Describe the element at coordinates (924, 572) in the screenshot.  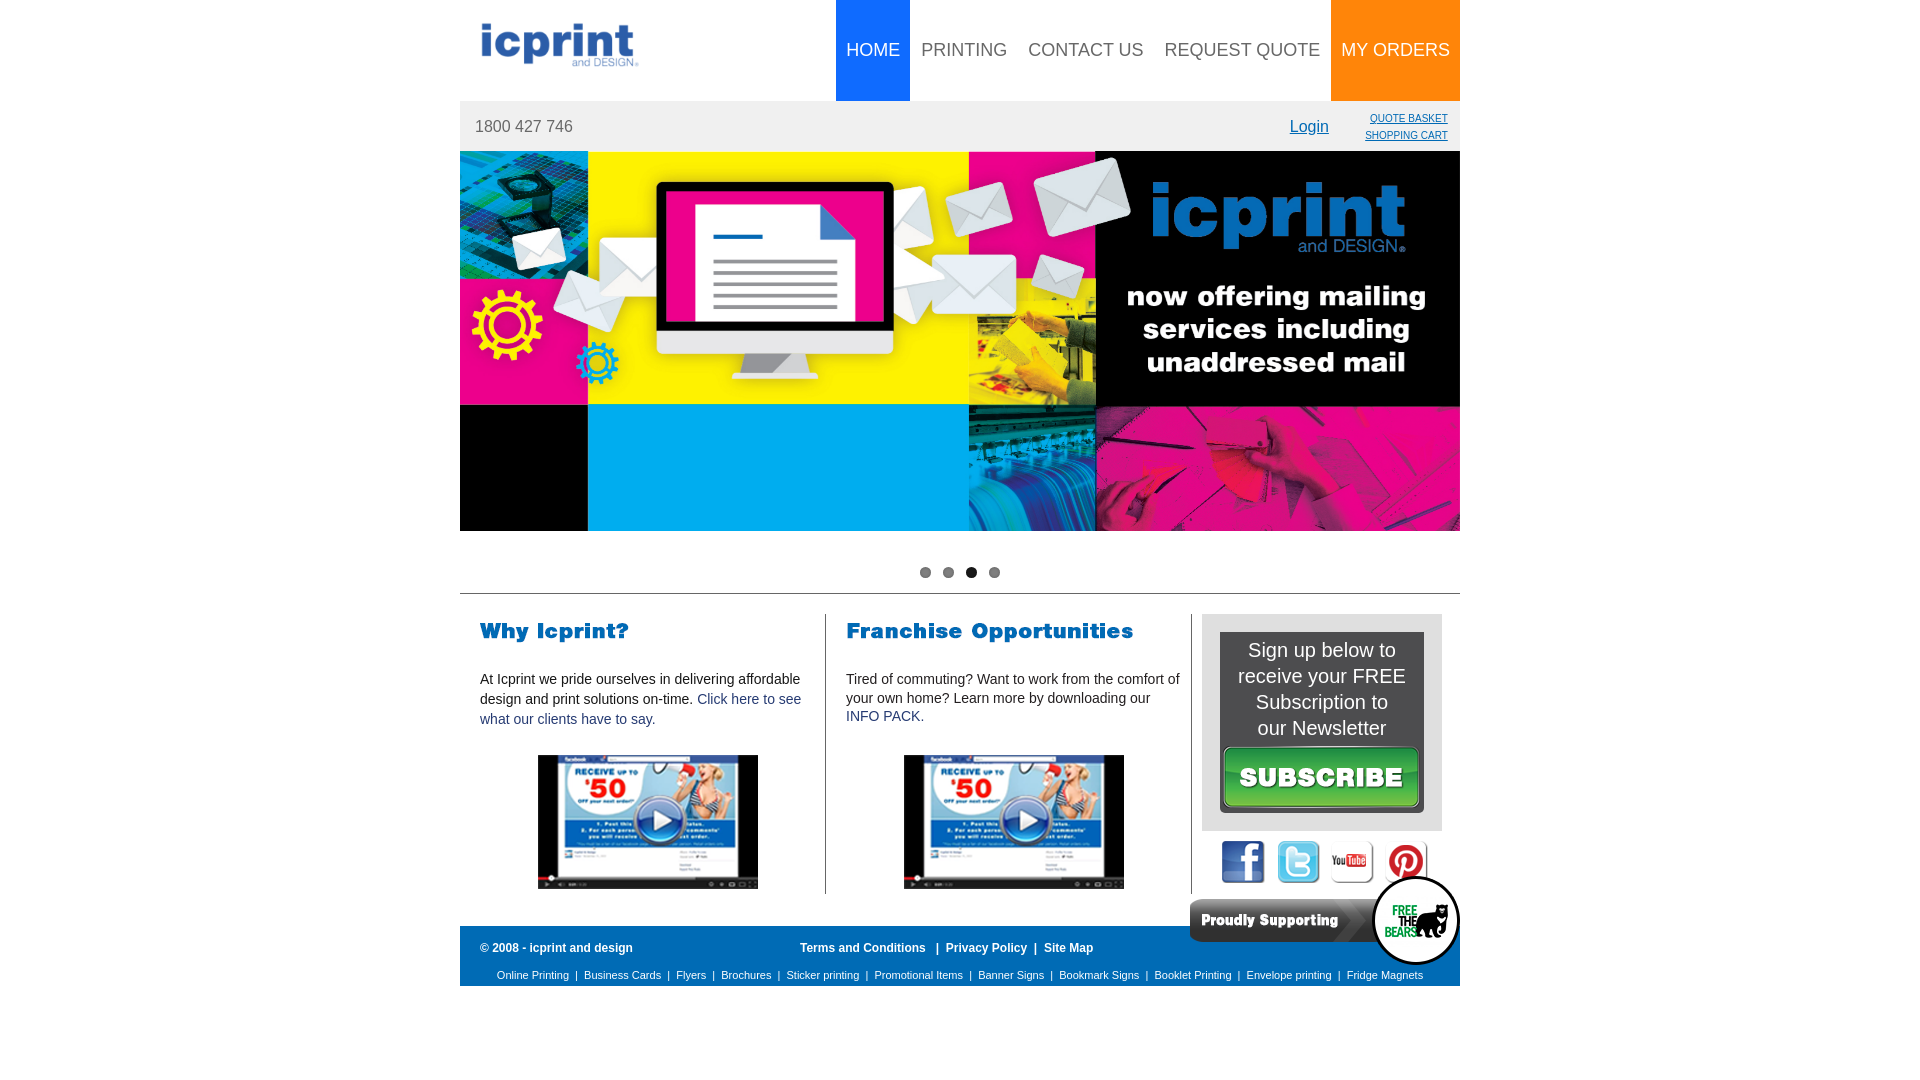
I see `'1'` at that location.